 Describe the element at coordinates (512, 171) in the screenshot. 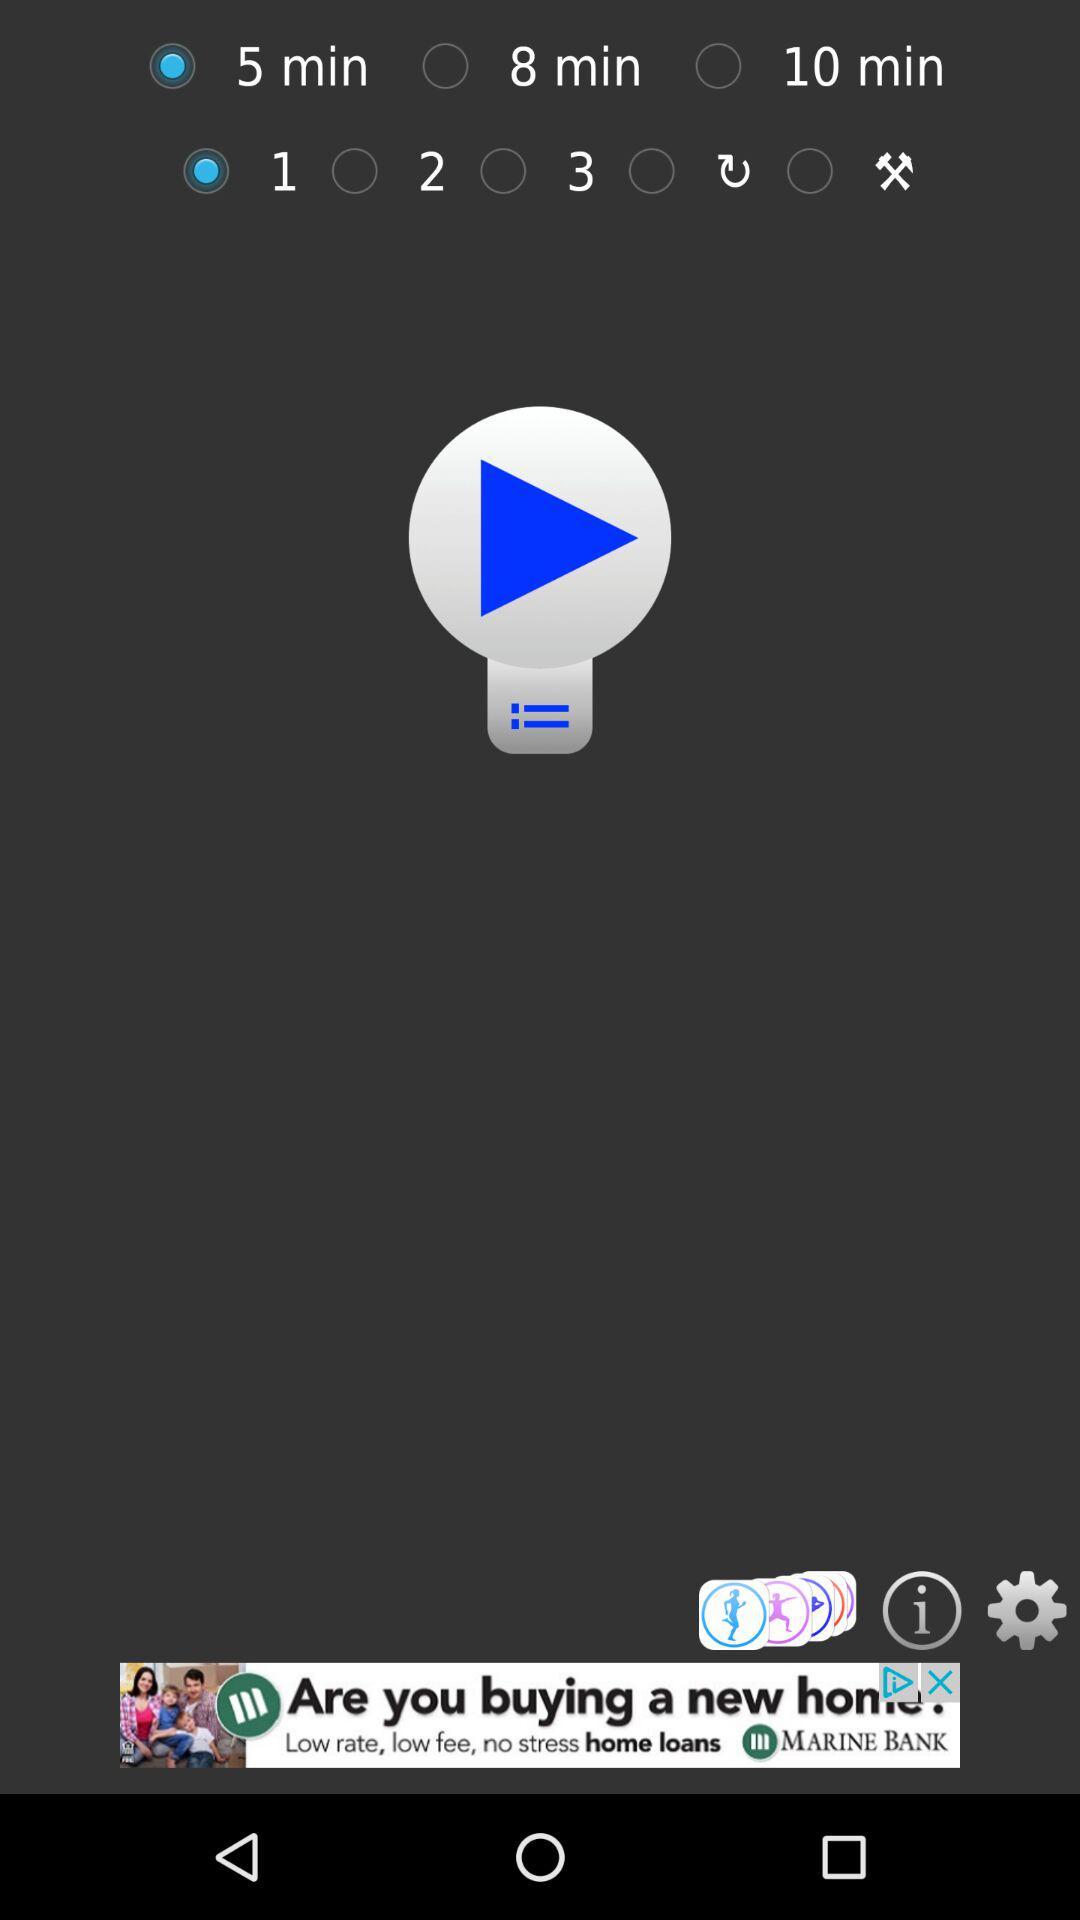

I see `click on icon` at that location.